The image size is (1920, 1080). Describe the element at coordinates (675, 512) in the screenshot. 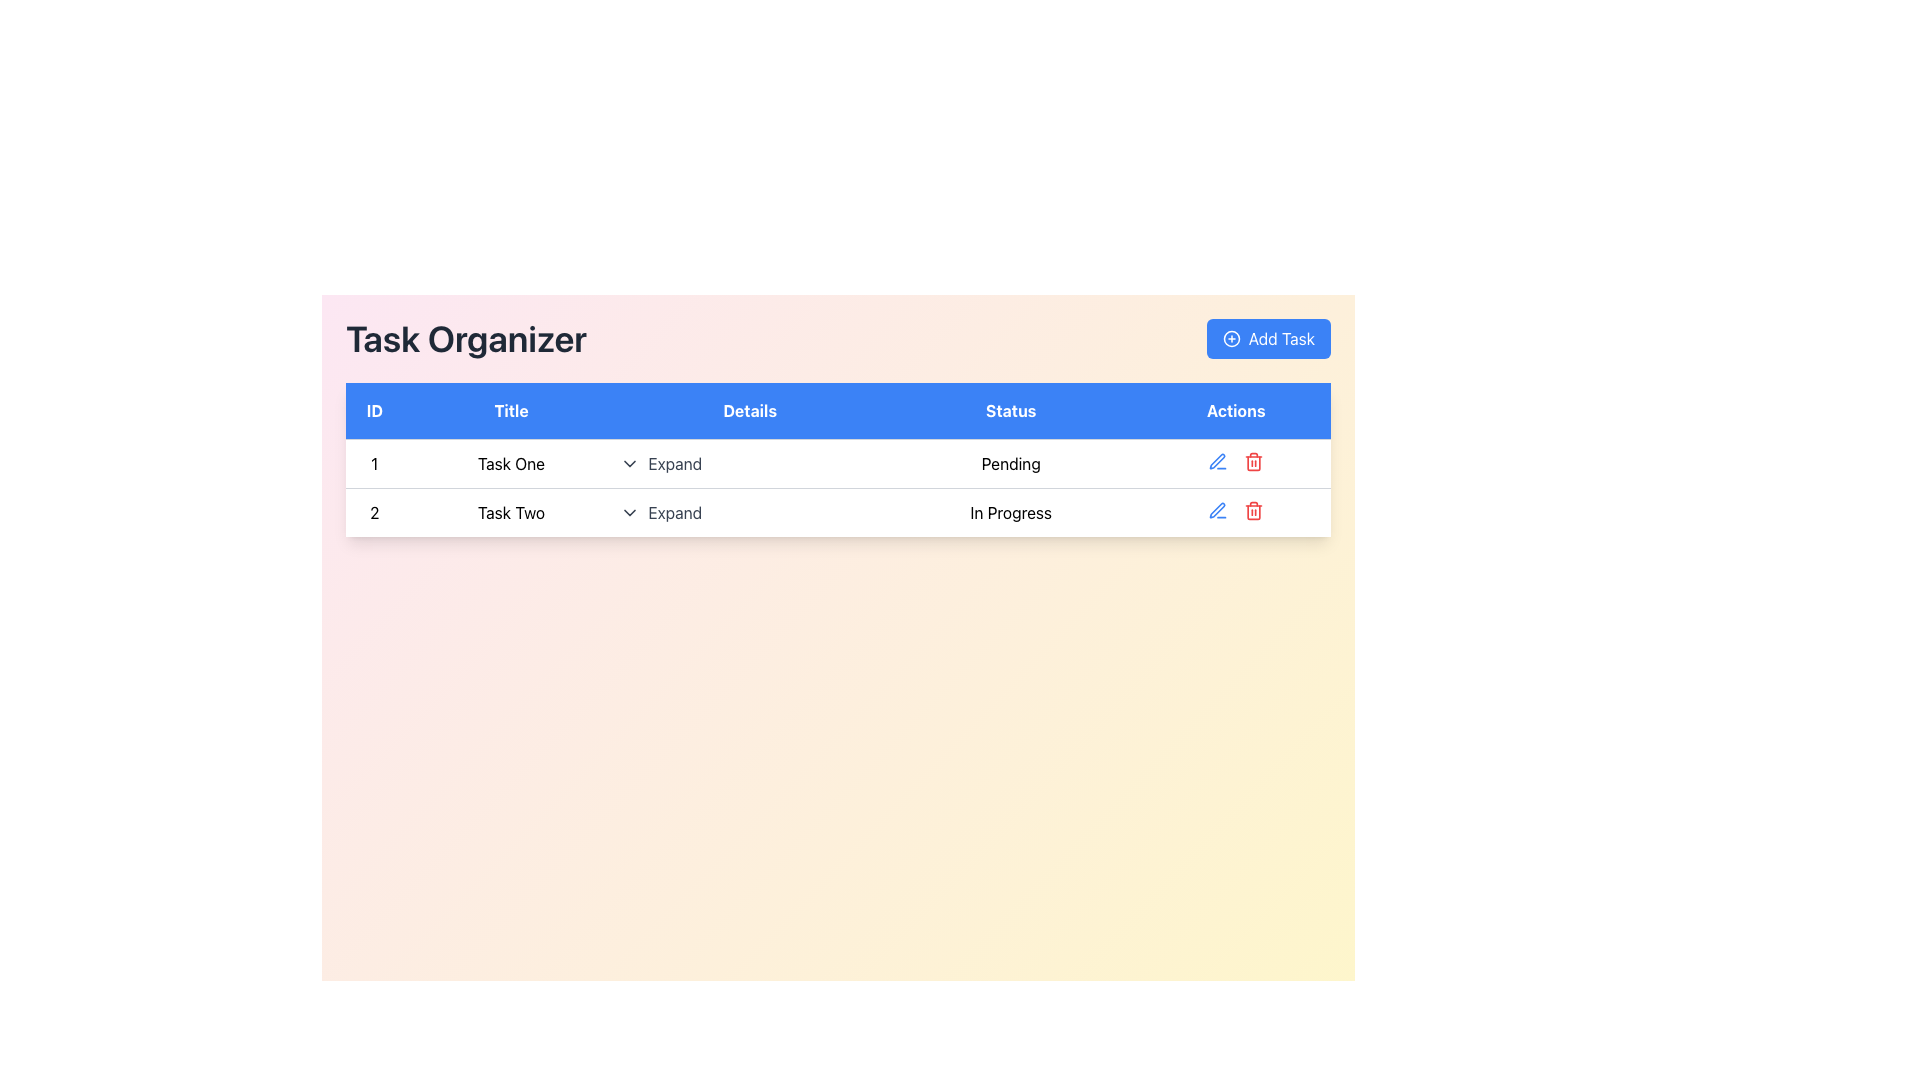

I see `the Text Label in the 'Details' column of the second row of the table, which indicates the option to expand or collapse additional details` at that location.